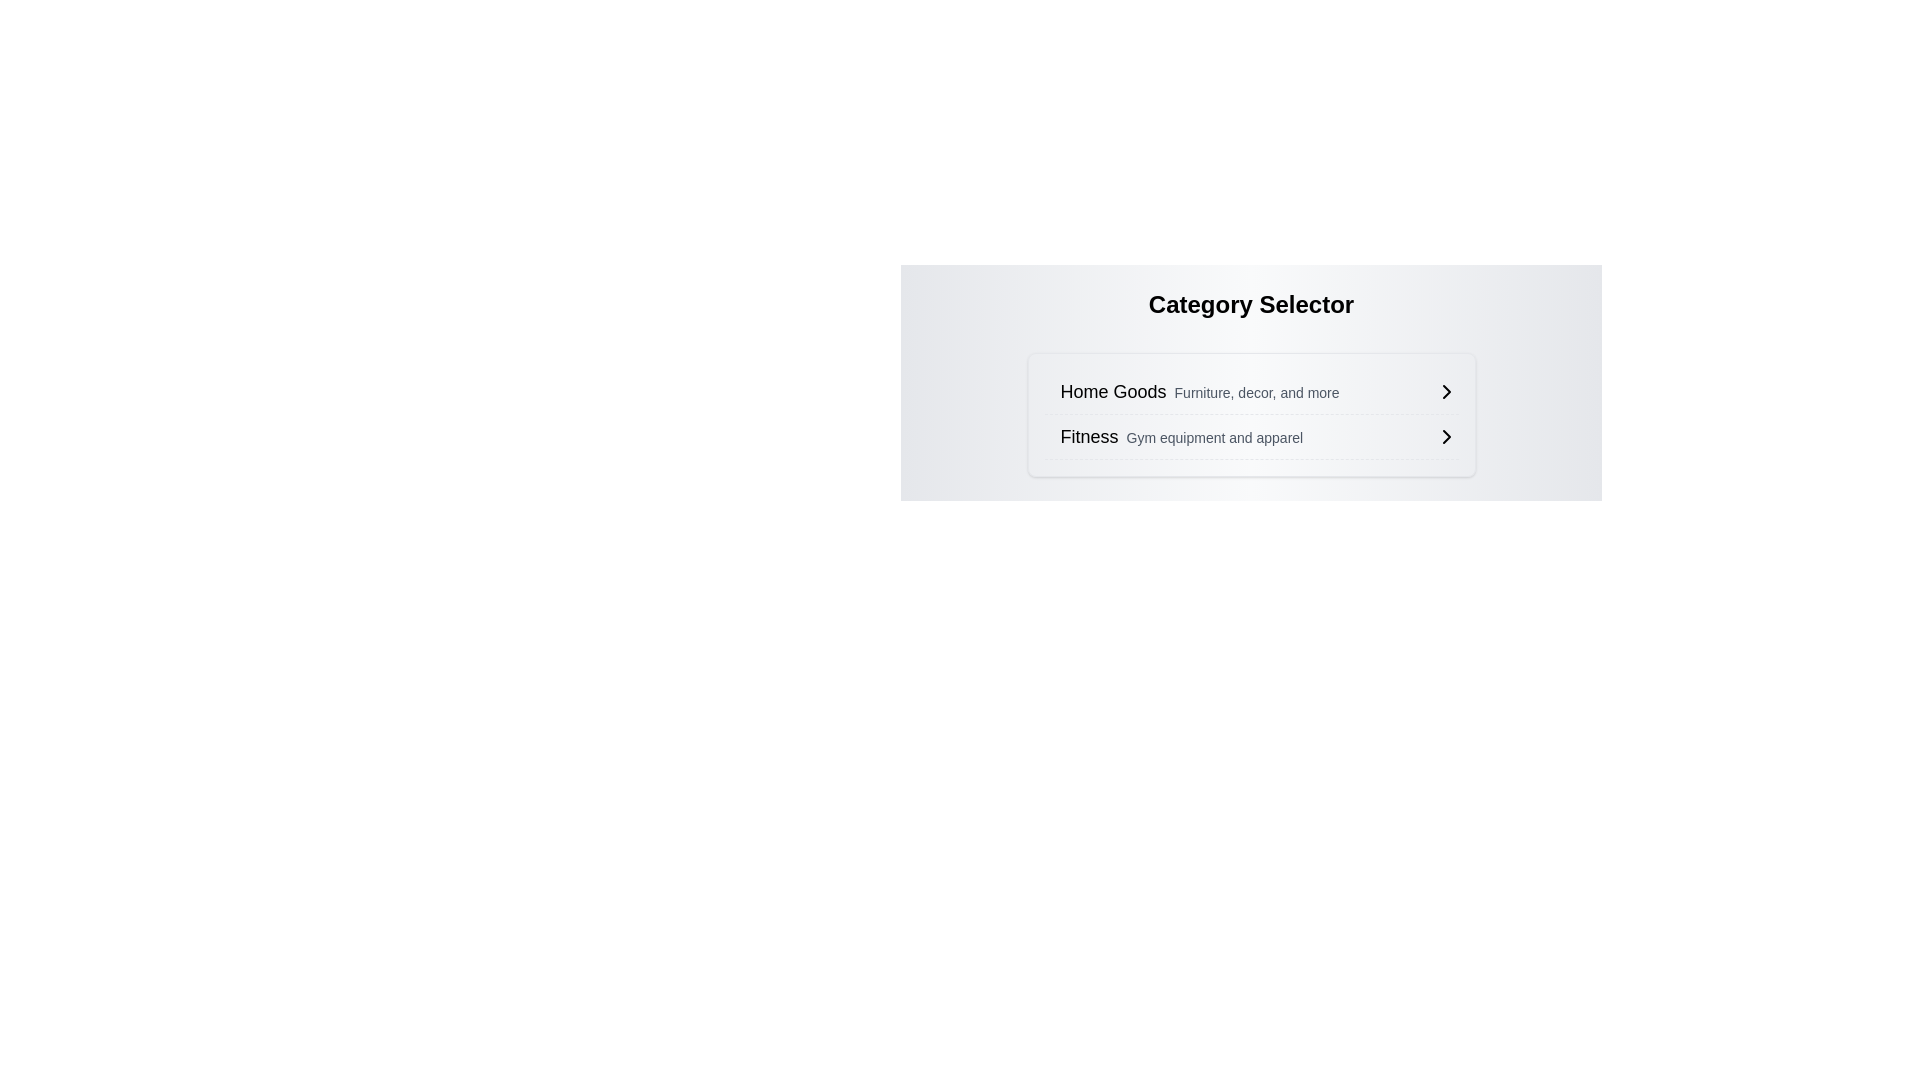  Describe the element at coordinates (1446, 435) in the screenshot. I see `the Chevron Right icon located at the right end of the 'Fitness' text` at that location.